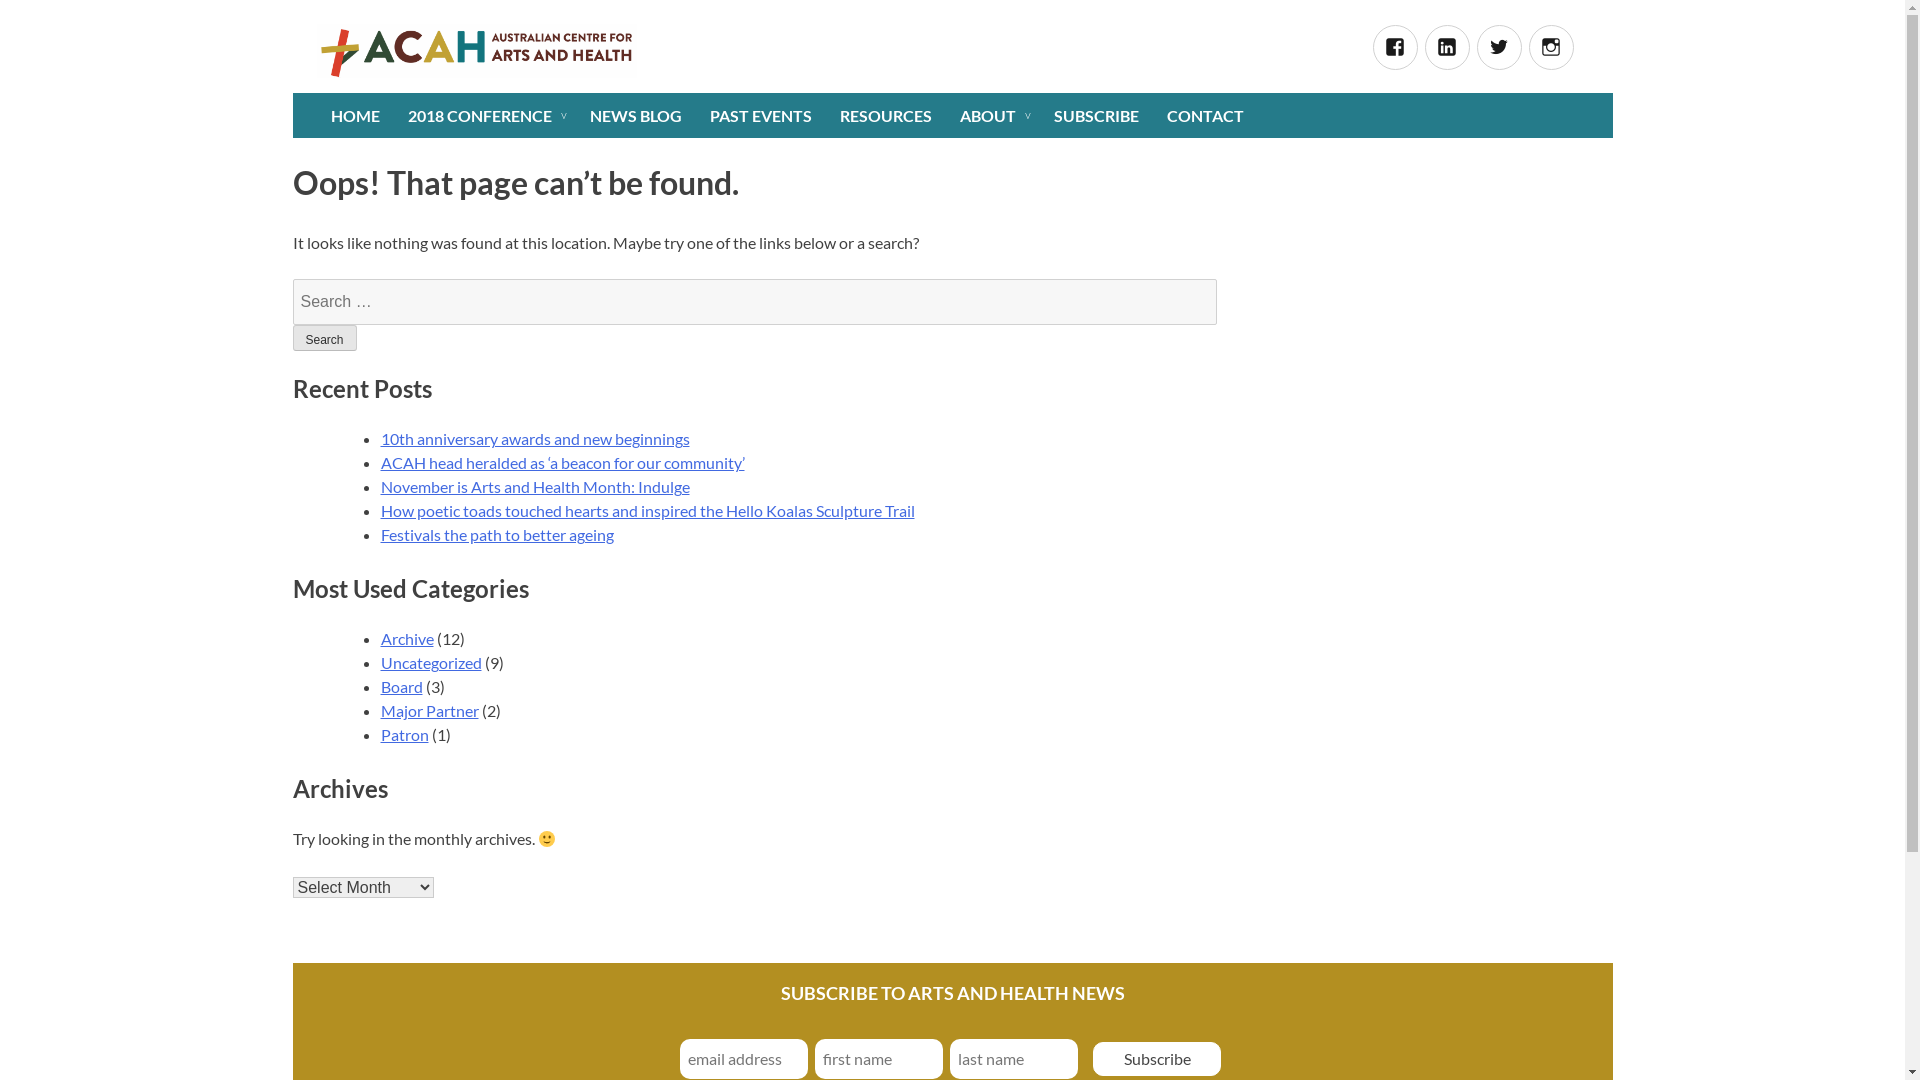 The image size is (1920, 1080). What do you see at coordinates (534, 486) in the screenshot?
I see `'November is Arts and Health Month: Indulge'` at bounding box center [534, 486].